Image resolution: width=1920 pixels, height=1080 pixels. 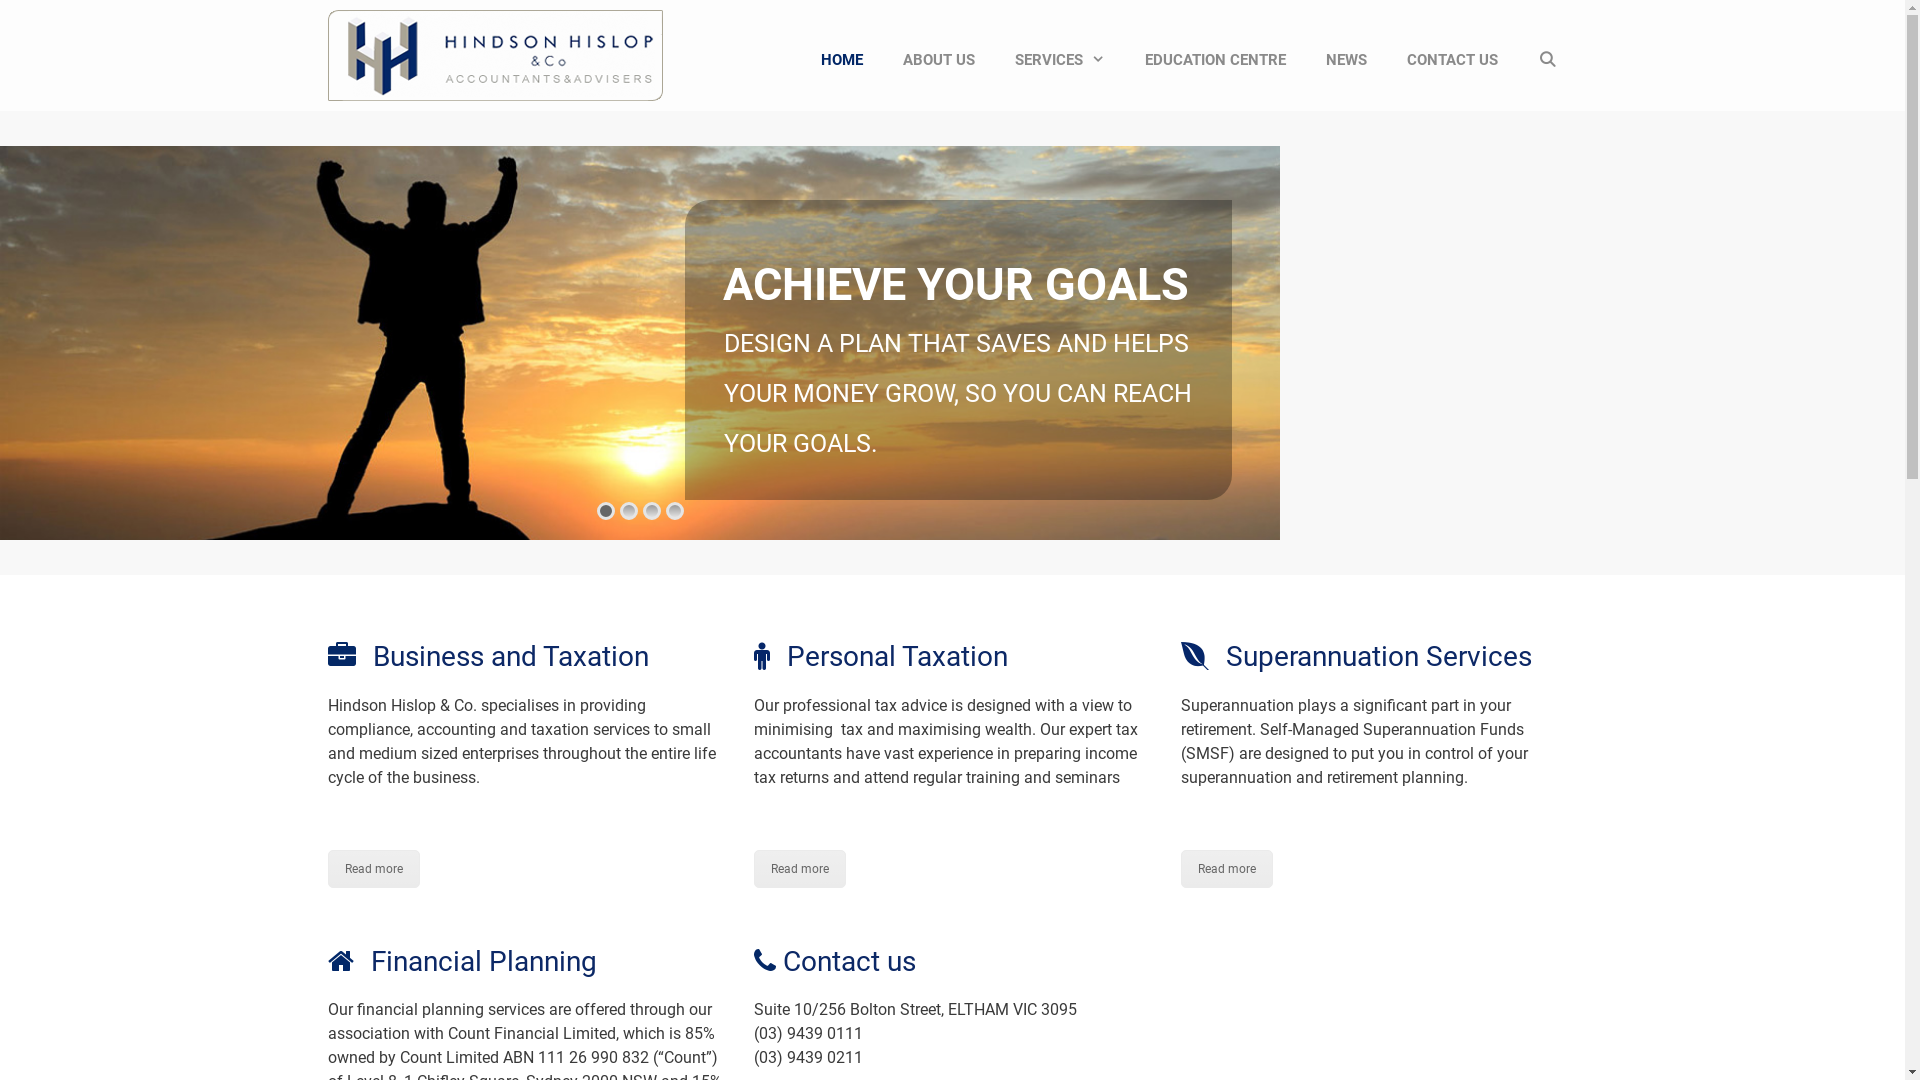 I want to click on 'EDUCATION CENTRE', so click(x=1214, y=59).